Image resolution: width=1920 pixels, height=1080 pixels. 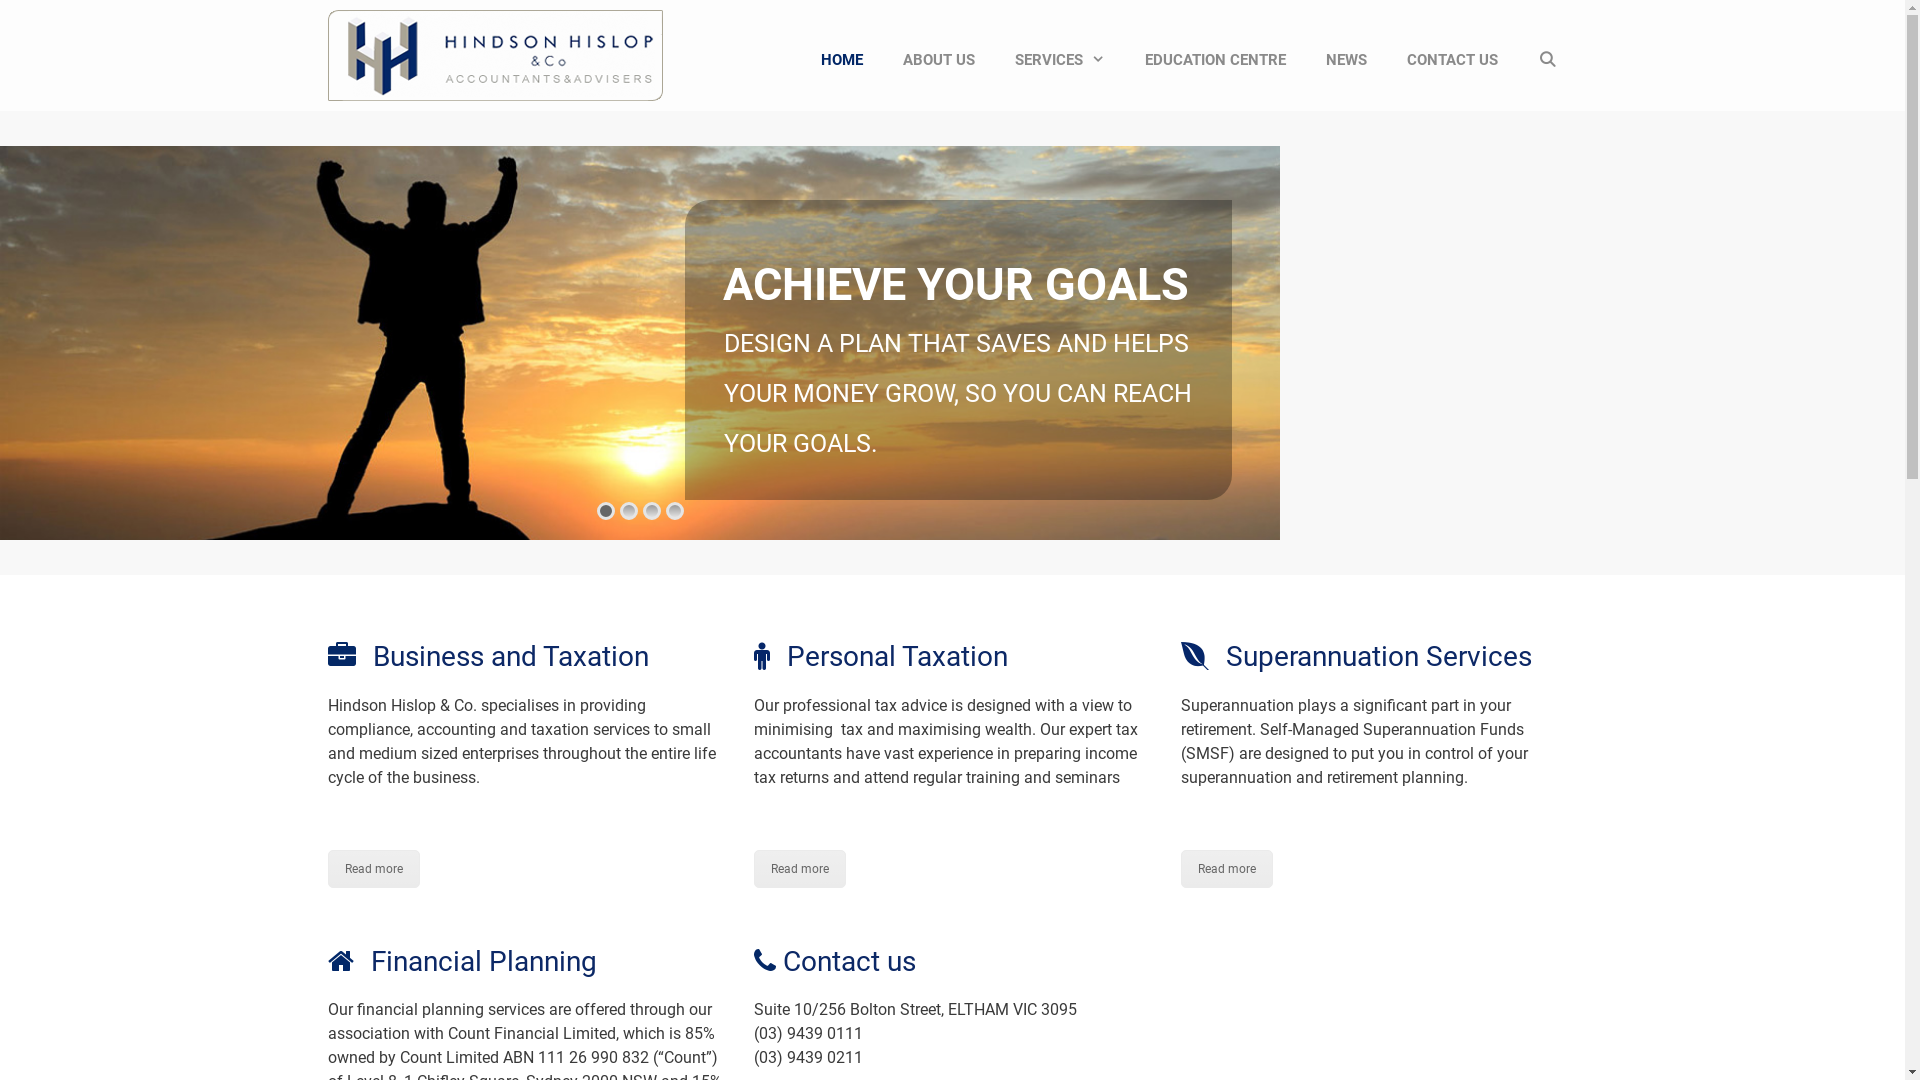 I want to click on 'EDUCATION CENTRE', so click(x=1214, y=59).